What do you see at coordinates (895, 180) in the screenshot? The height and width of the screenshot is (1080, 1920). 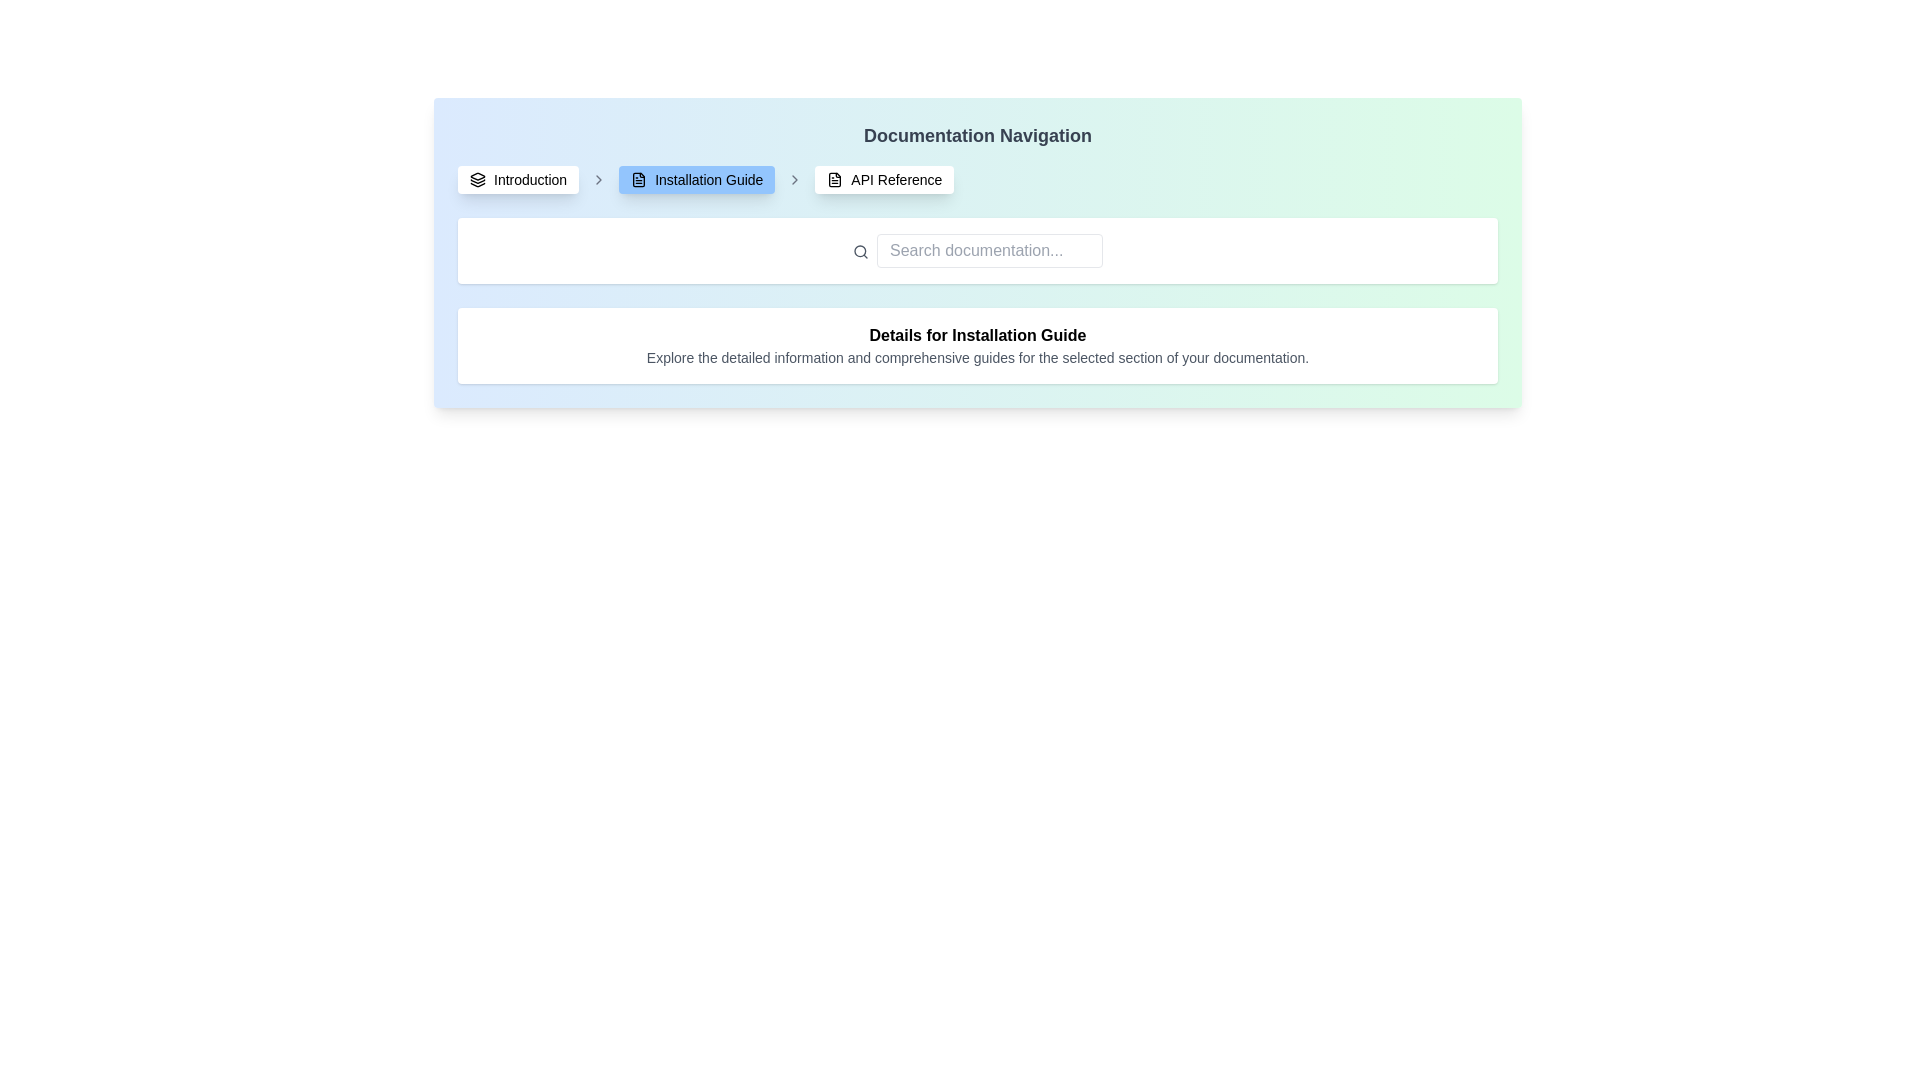 I see `the third text link in the breadcrumb navigation component` at bounding box center [895, 180].